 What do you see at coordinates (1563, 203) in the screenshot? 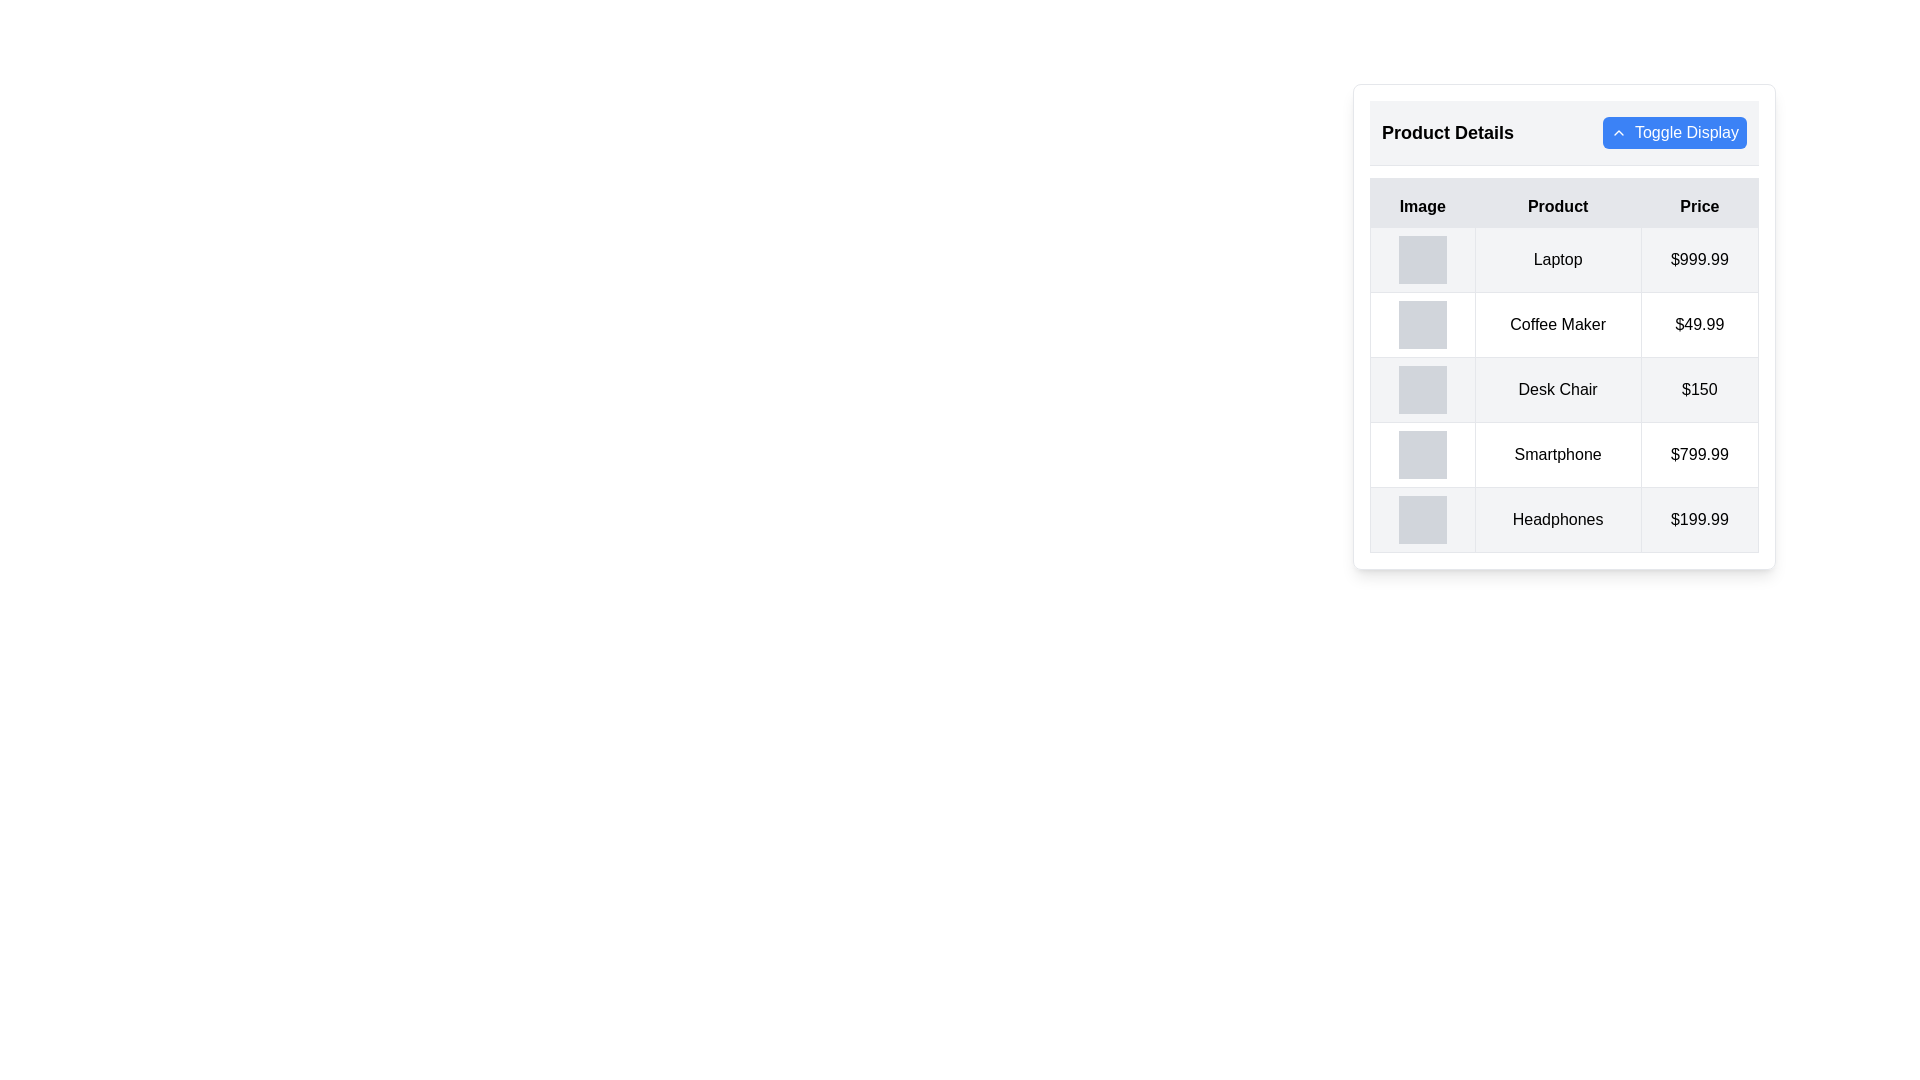
I see `the 'Product' label in the Table Header Row to sort the table by products` at bounding box center [1563, 203].